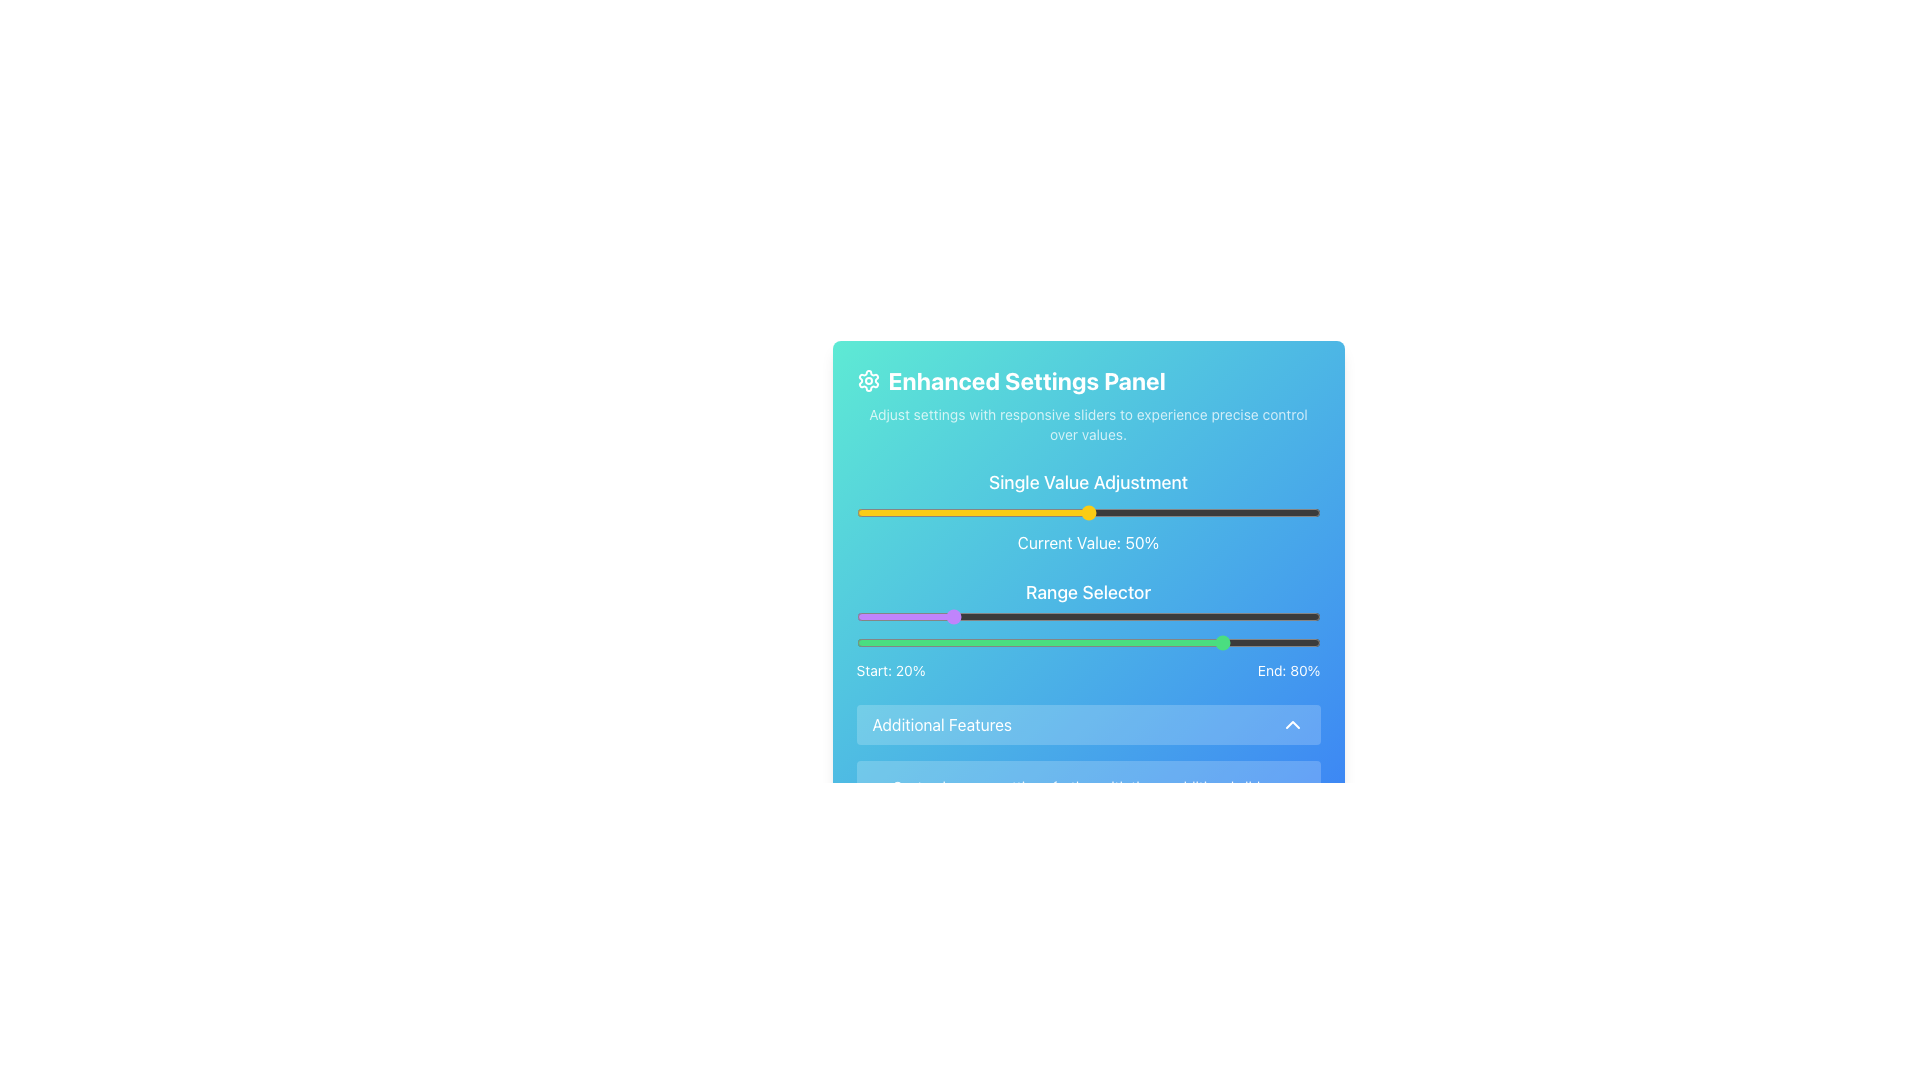 The image size is (1920, 1080). Describe the element at coordinates (1153, 616) in the screenshot. I see `the range selector sliders` at that location.